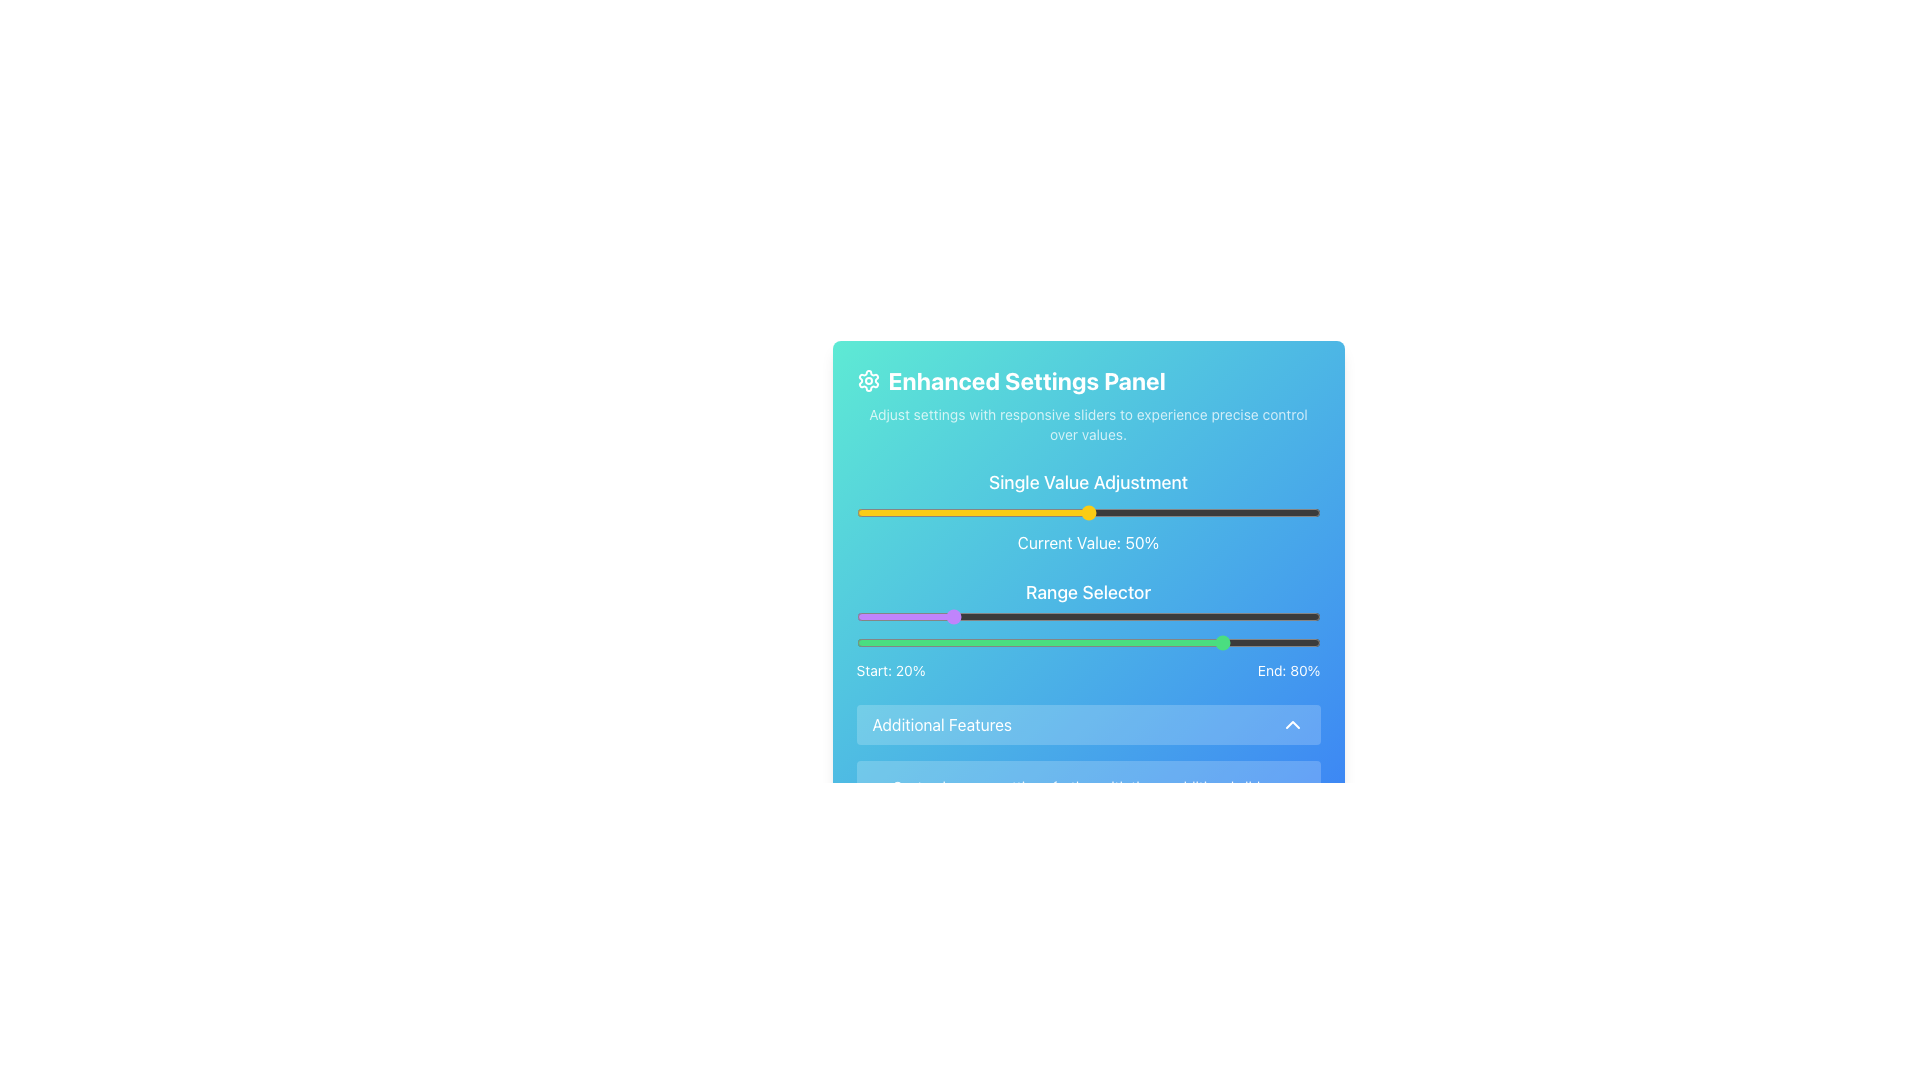 The image size is (1920, 1080). Describe the element at coordinates (1153, 616) in the screenshot. I see `the range selector sliders` at that location.